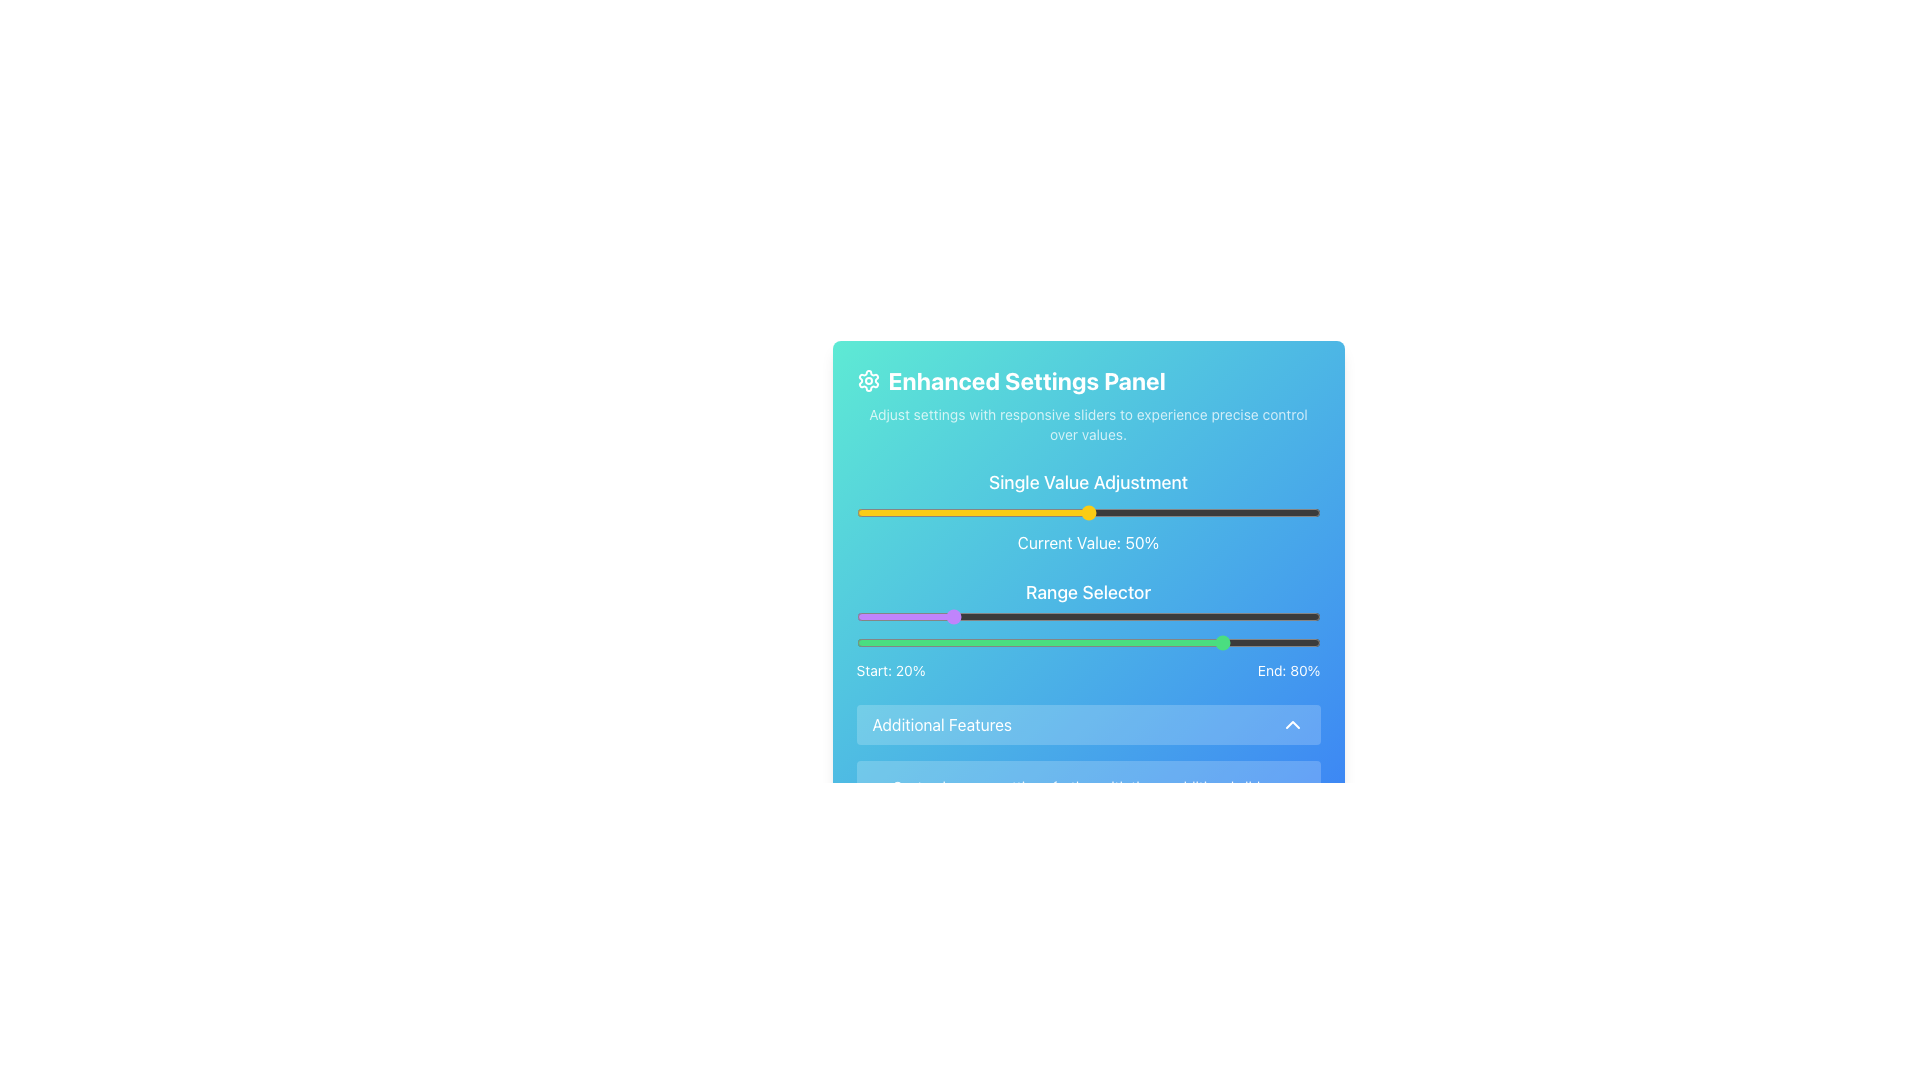 The image size is (1920, 1080). Describe the element at coordinates (1153, 616) in the screenshot. I see `the range selector sliders` at that location.